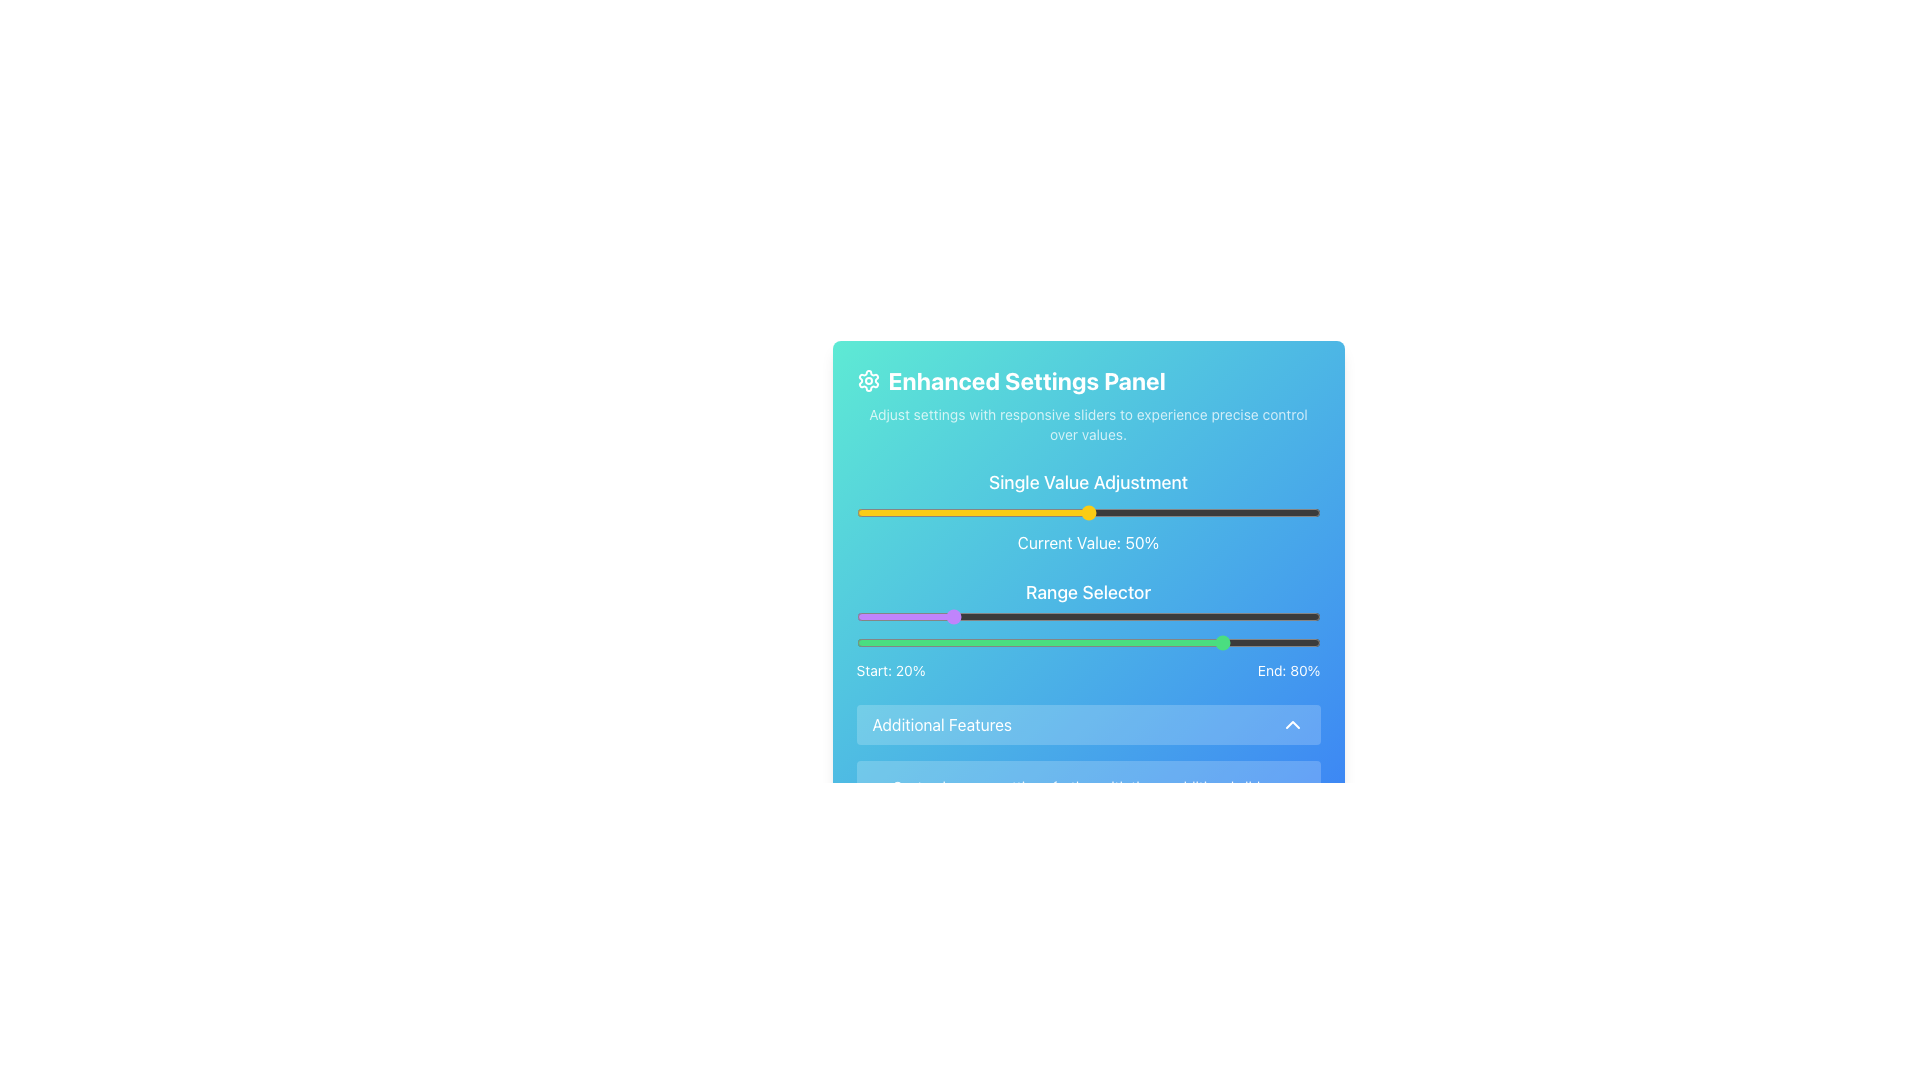 The image size is (1920, 1080). Describe the element at coordinates (1153, 616) in the screenshot. I see `the range selector sliders` at that location.